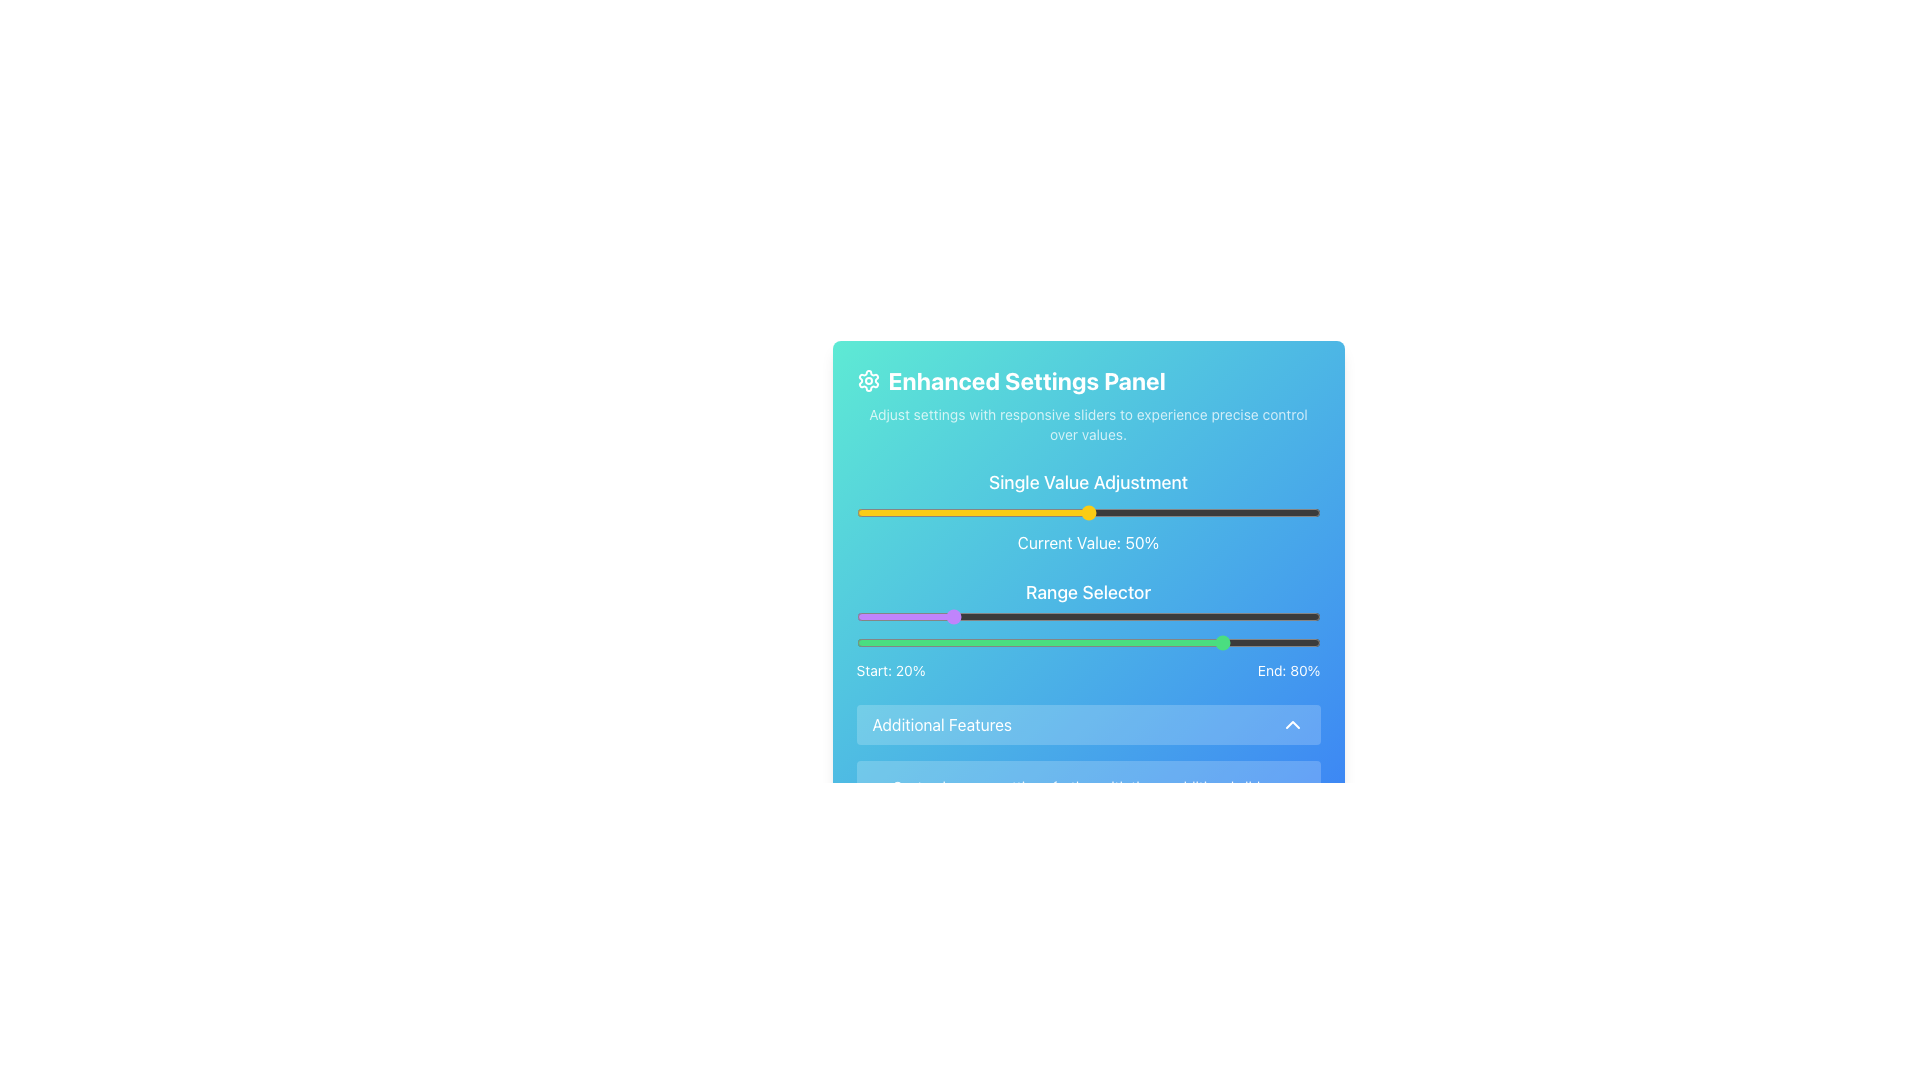 The image size is (1920, 1080). Describe the element at coordinates (1153, 616) in the screenshot. I see `the range selector sliders` at that location.